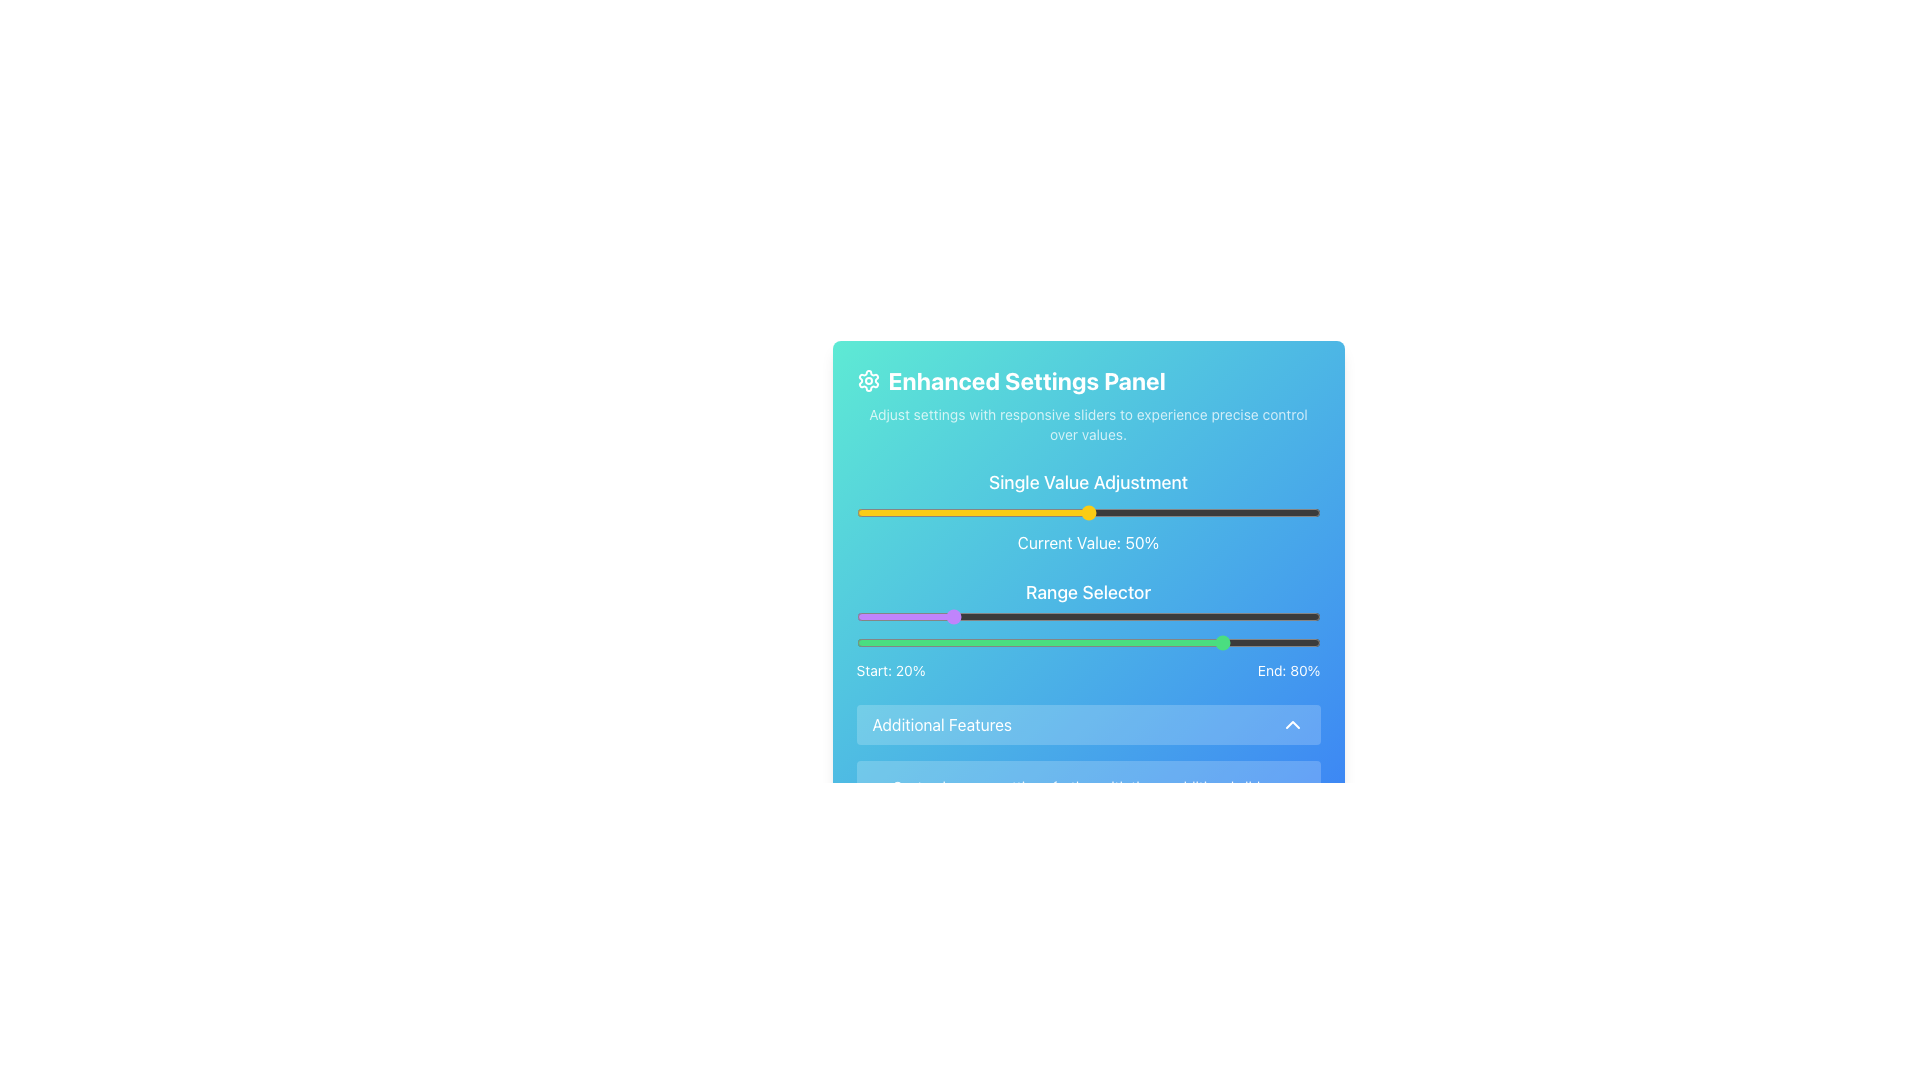 The image size is (1920, 1080). Describe the element at coordinates (1153, 616) in the screenshot. I see `the range selector sliders` at that location.